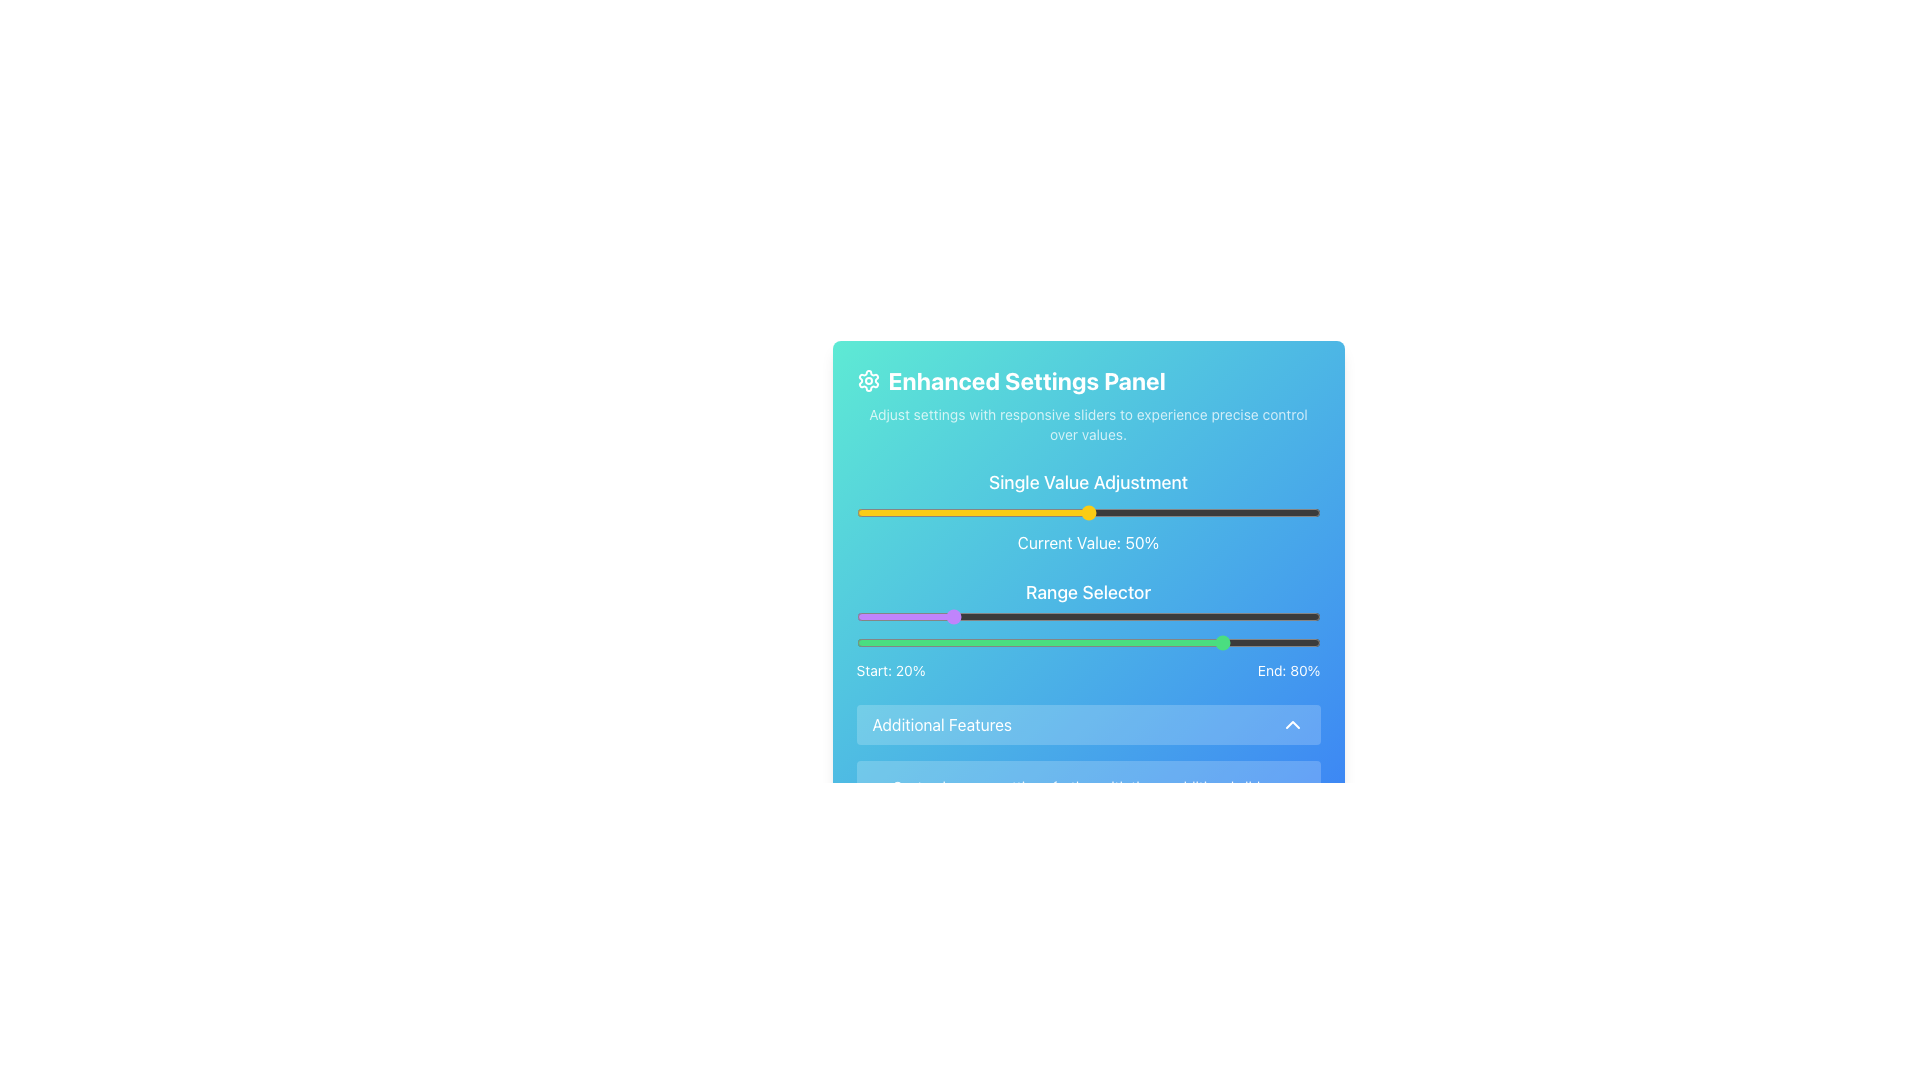 The image size is (1920, 1080). Describe the element at coordinates (1153, 616) in the screenshot. I see `the range selector sliders` at that location.